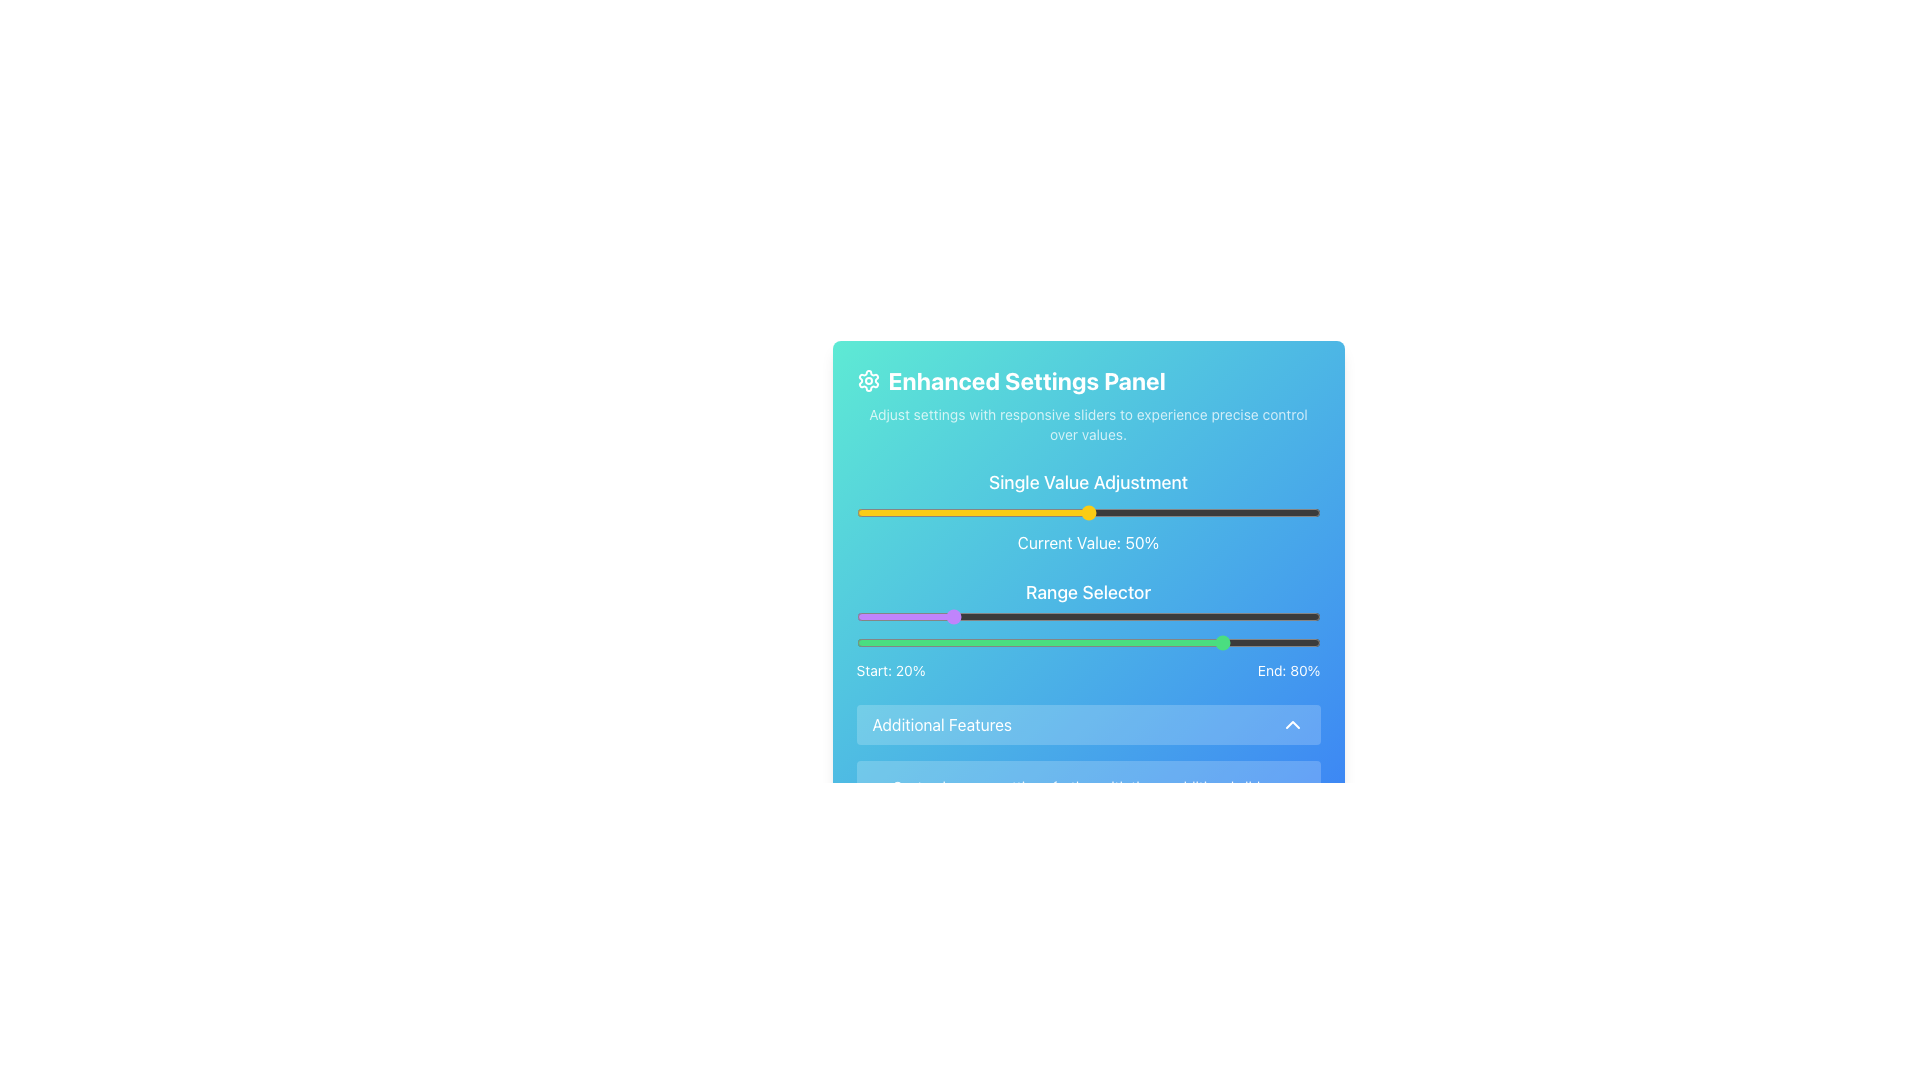 The image size is (1920, 1080). Describe the element at coordinates (1153, 616) in the screenshot. I see `the range selector sliders` at that location.